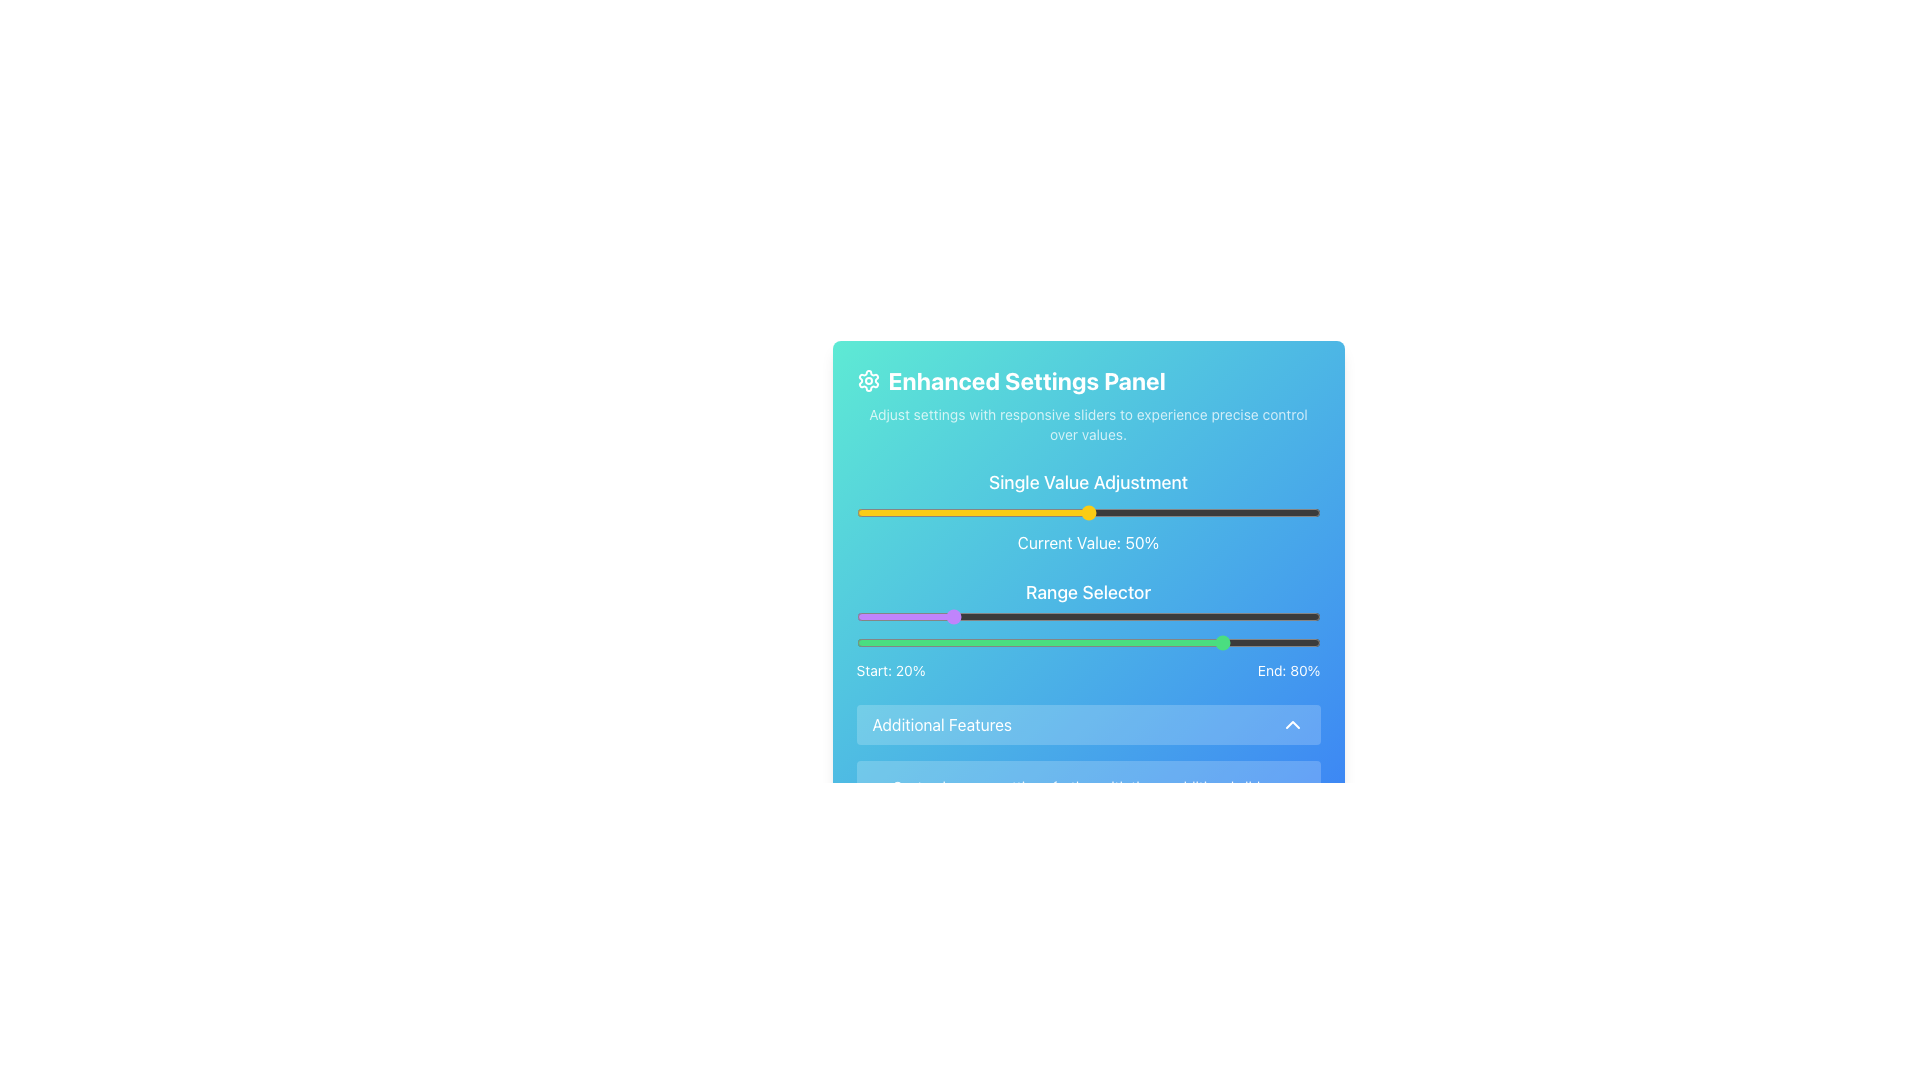 The image size is (1920, 1080). Describe the element at coordinates (1153, 616) in the screenshot. I see `the range selector sliders` at that location.